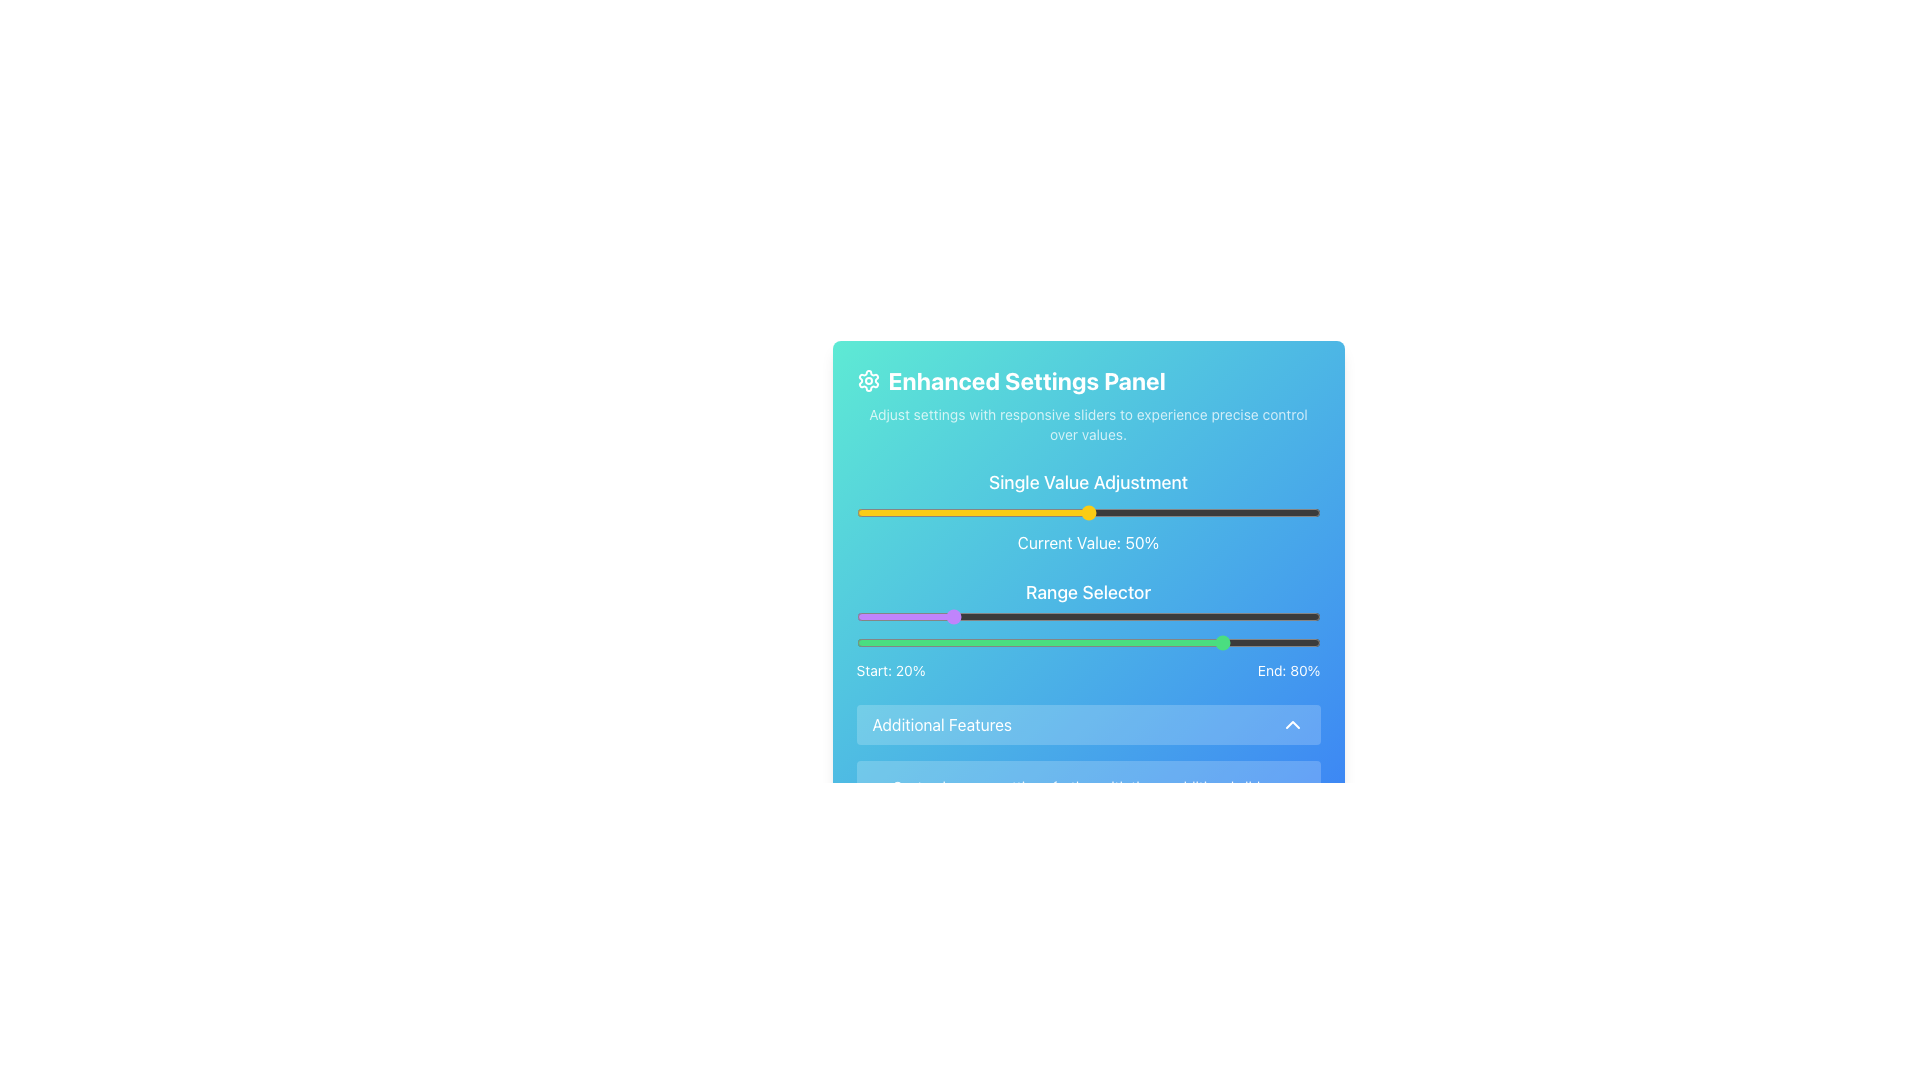 The image size is (1920, 1080). Describe the element at coordinates (1153, 616) in the screenshot. I see `the range selector sliders` at that location.